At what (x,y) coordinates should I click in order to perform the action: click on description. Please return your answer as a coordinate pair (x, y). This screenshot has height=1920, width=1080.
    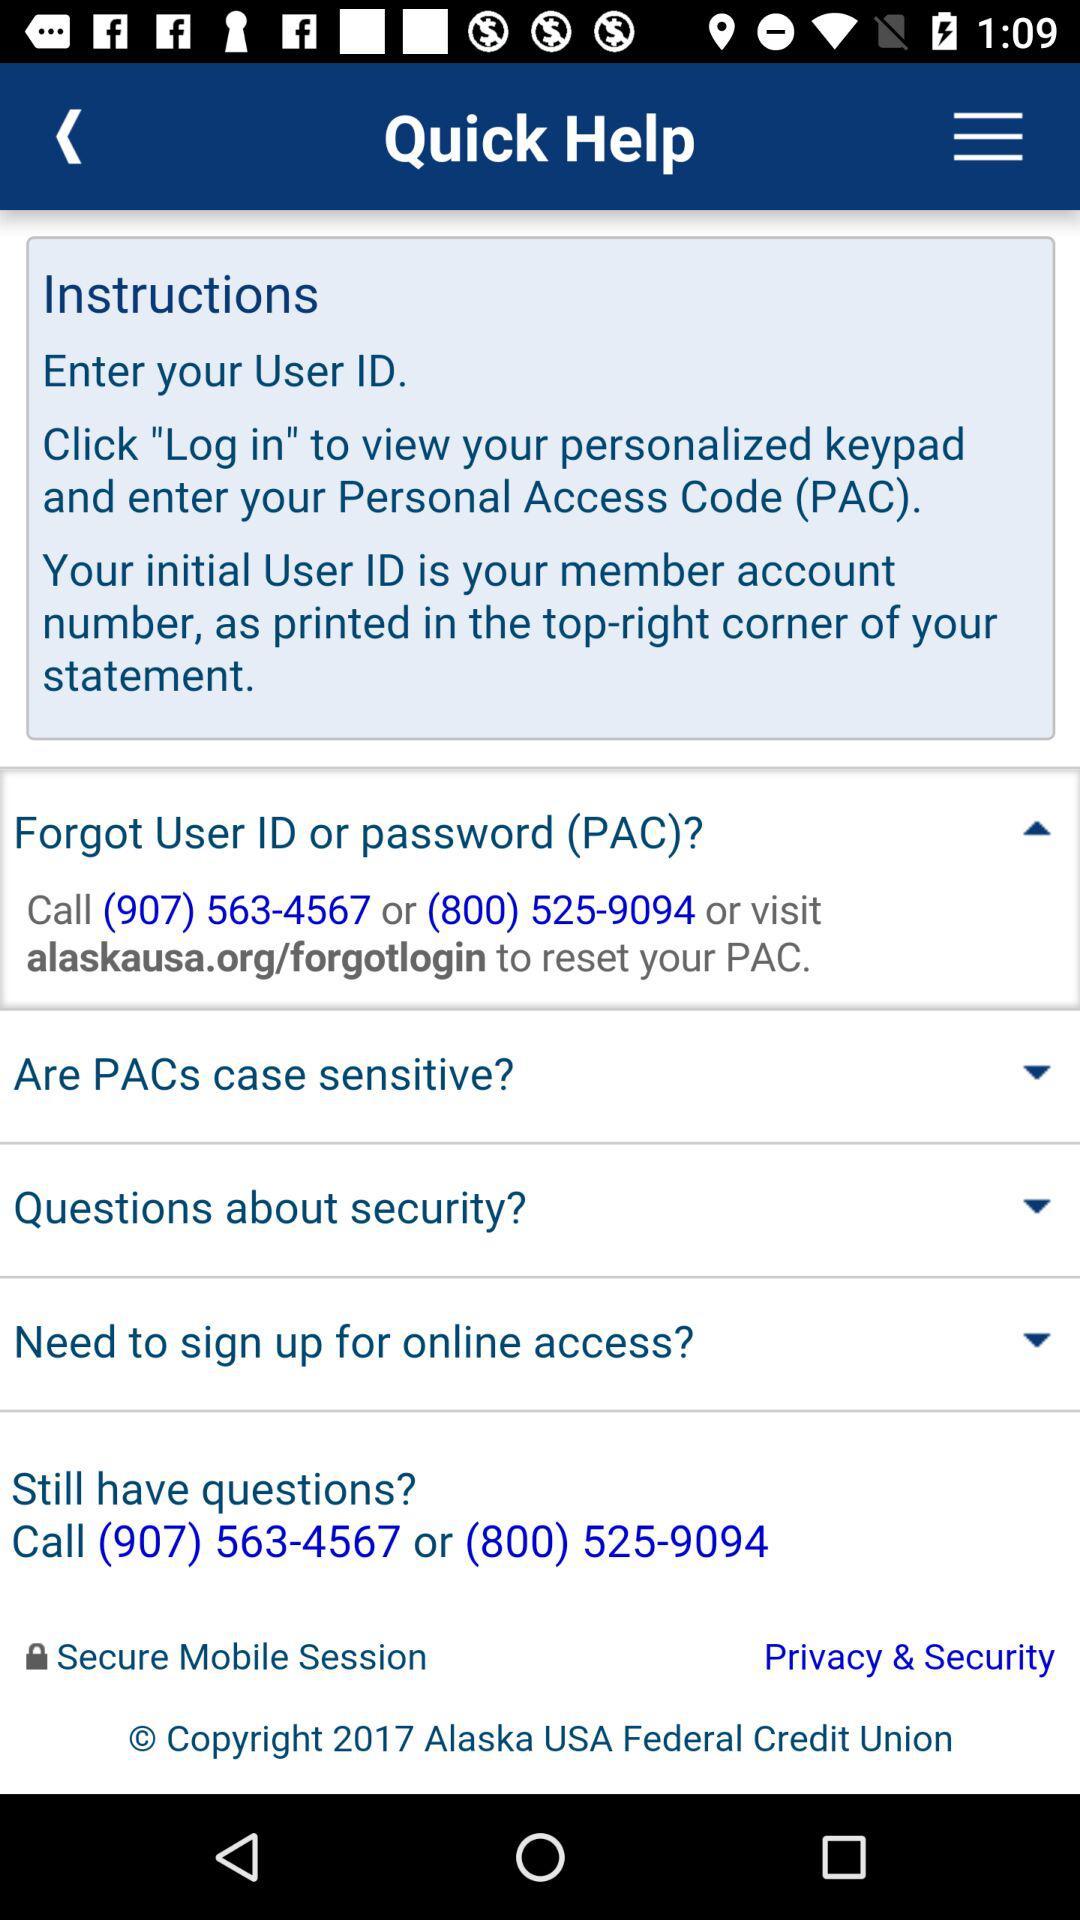
    Looking at the image, I should click on (540, 1002).